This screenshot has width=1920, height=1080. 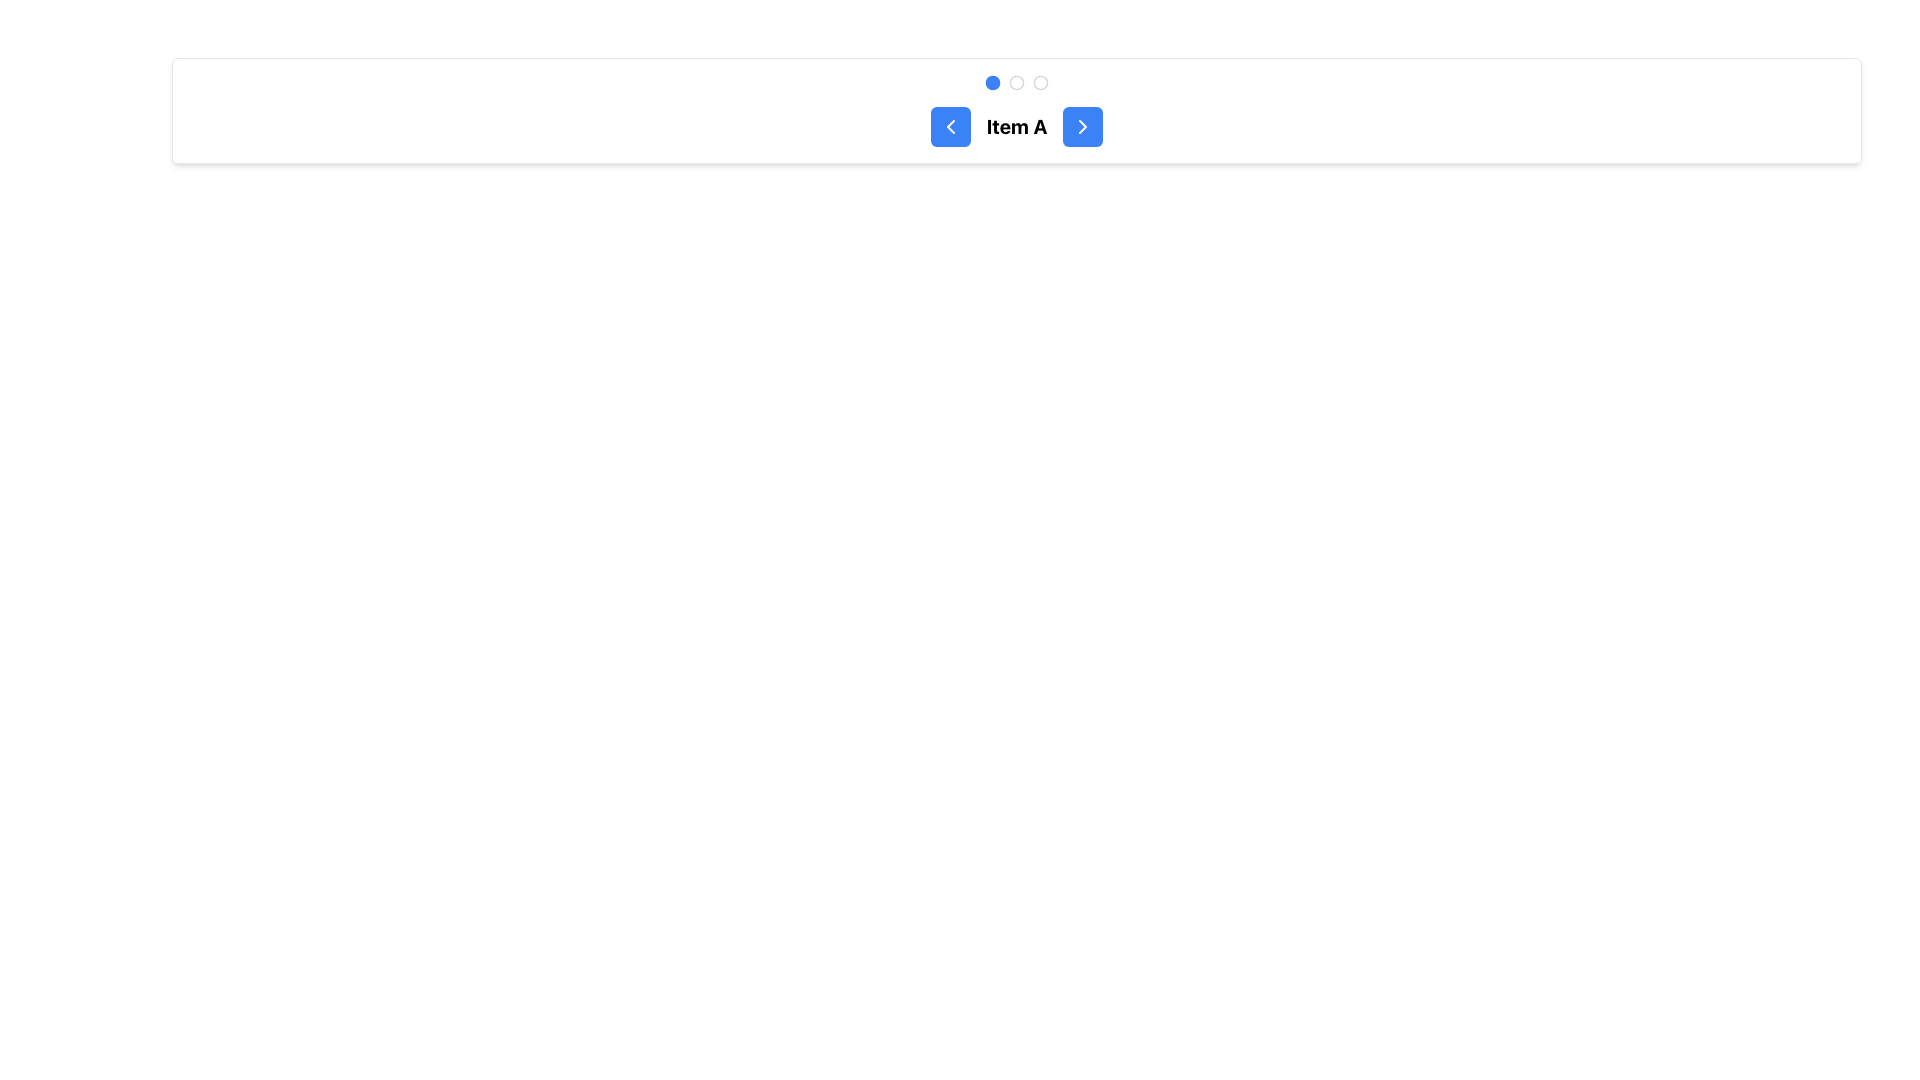 What do you see at coordinates (993, 82) in the screenshot?
I see `the first circular Selectable Indicator above 'Item A'` at bounding box center [993, 82].